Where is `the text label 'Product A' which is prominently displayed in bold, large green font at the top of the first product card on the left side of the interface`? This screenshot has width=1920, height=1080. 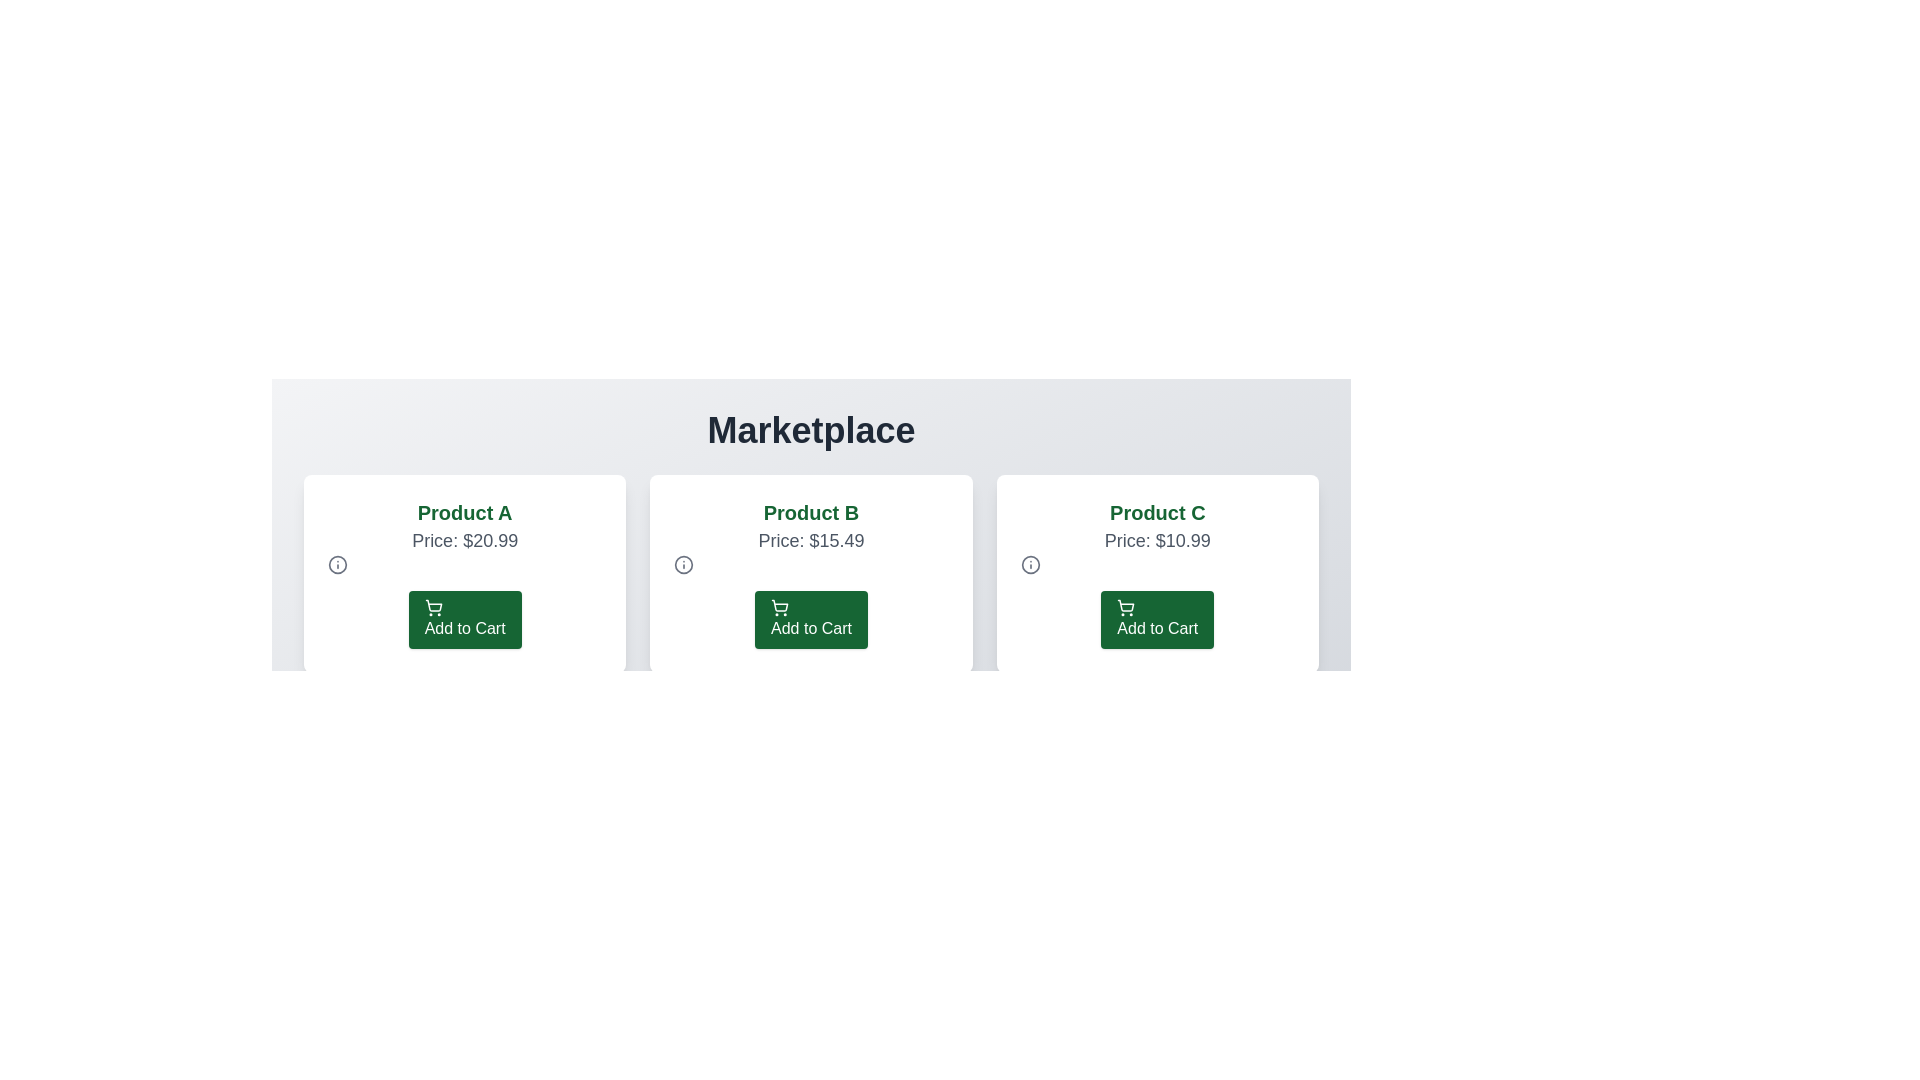 the text label 'Product A' which is prominently displayed in bold, large green font at the top of the first product card on the left side of the interface is located at coordinates (464, 512).